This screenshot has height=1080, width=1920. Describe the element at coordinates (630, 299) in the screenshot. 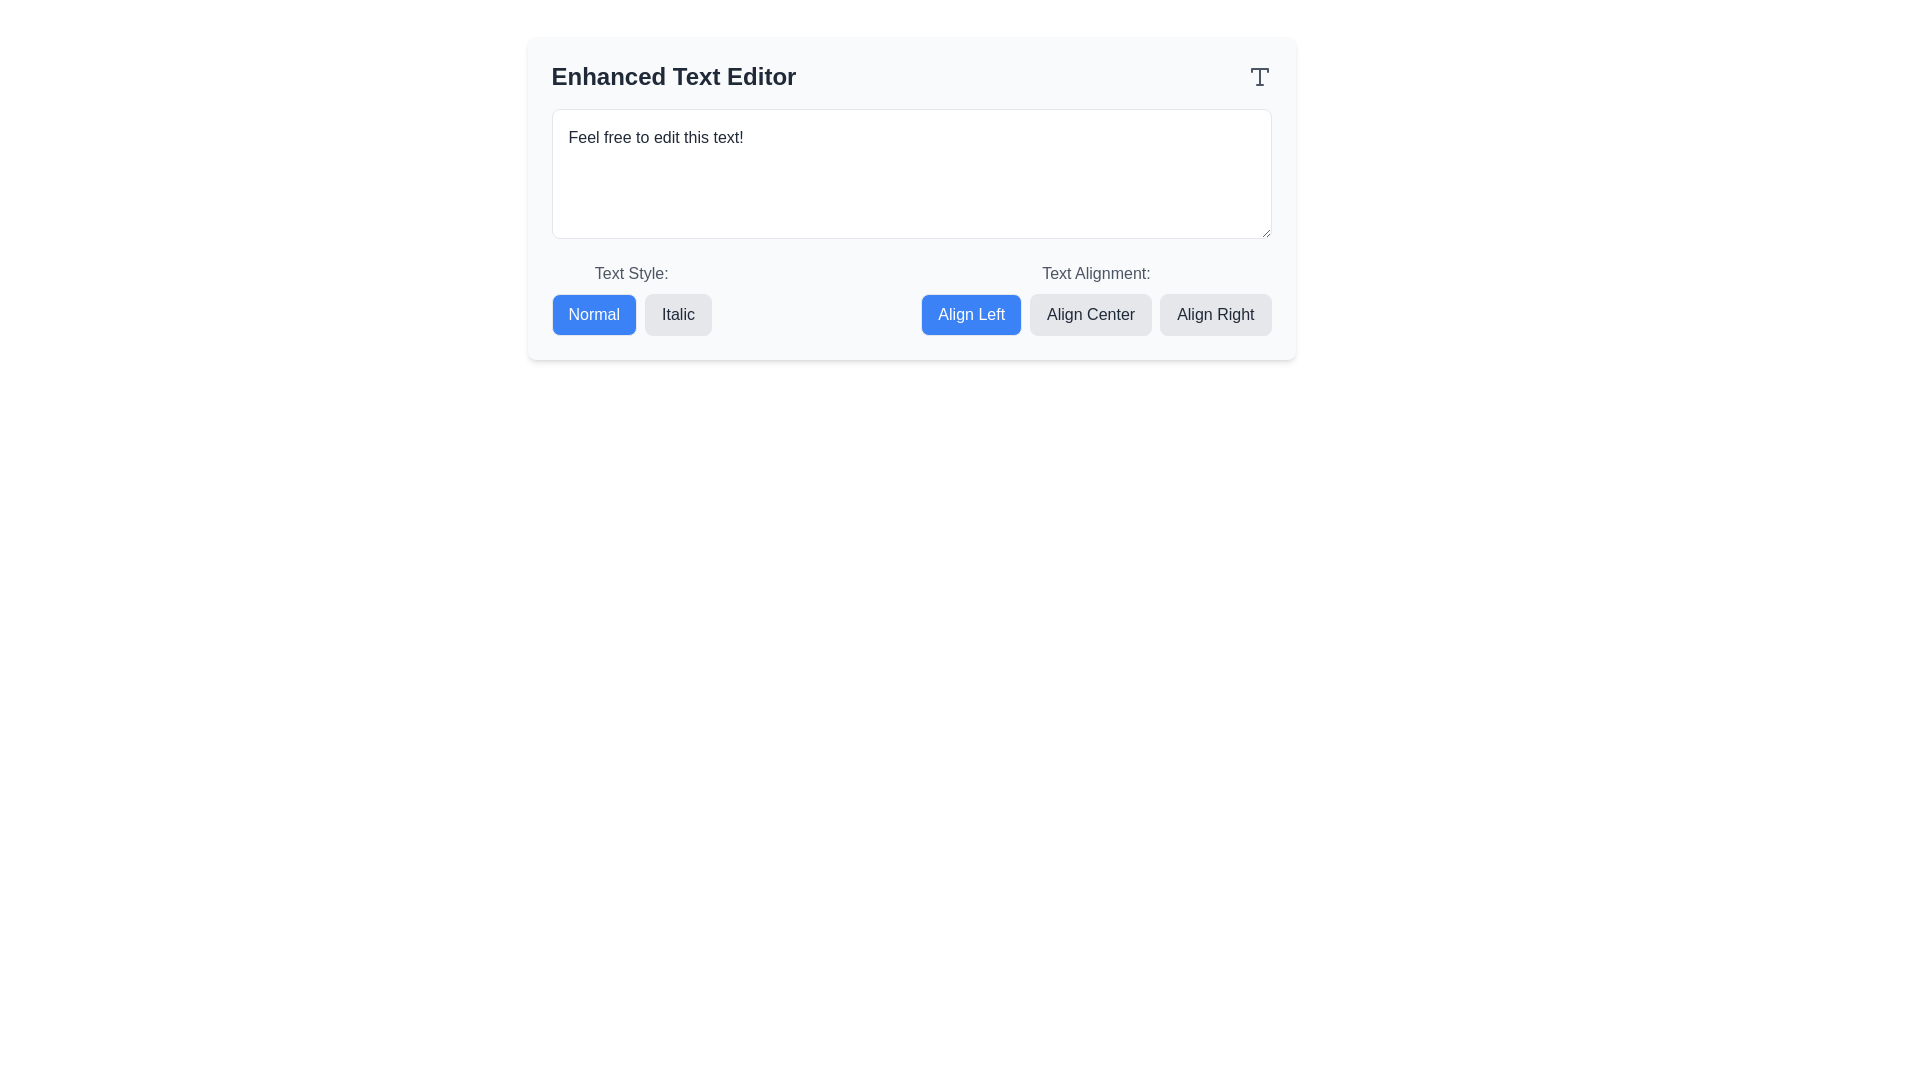

I see `the first button labeled 'Normal' in the 'Text Style' section, which has a blue background and white text` at that location.